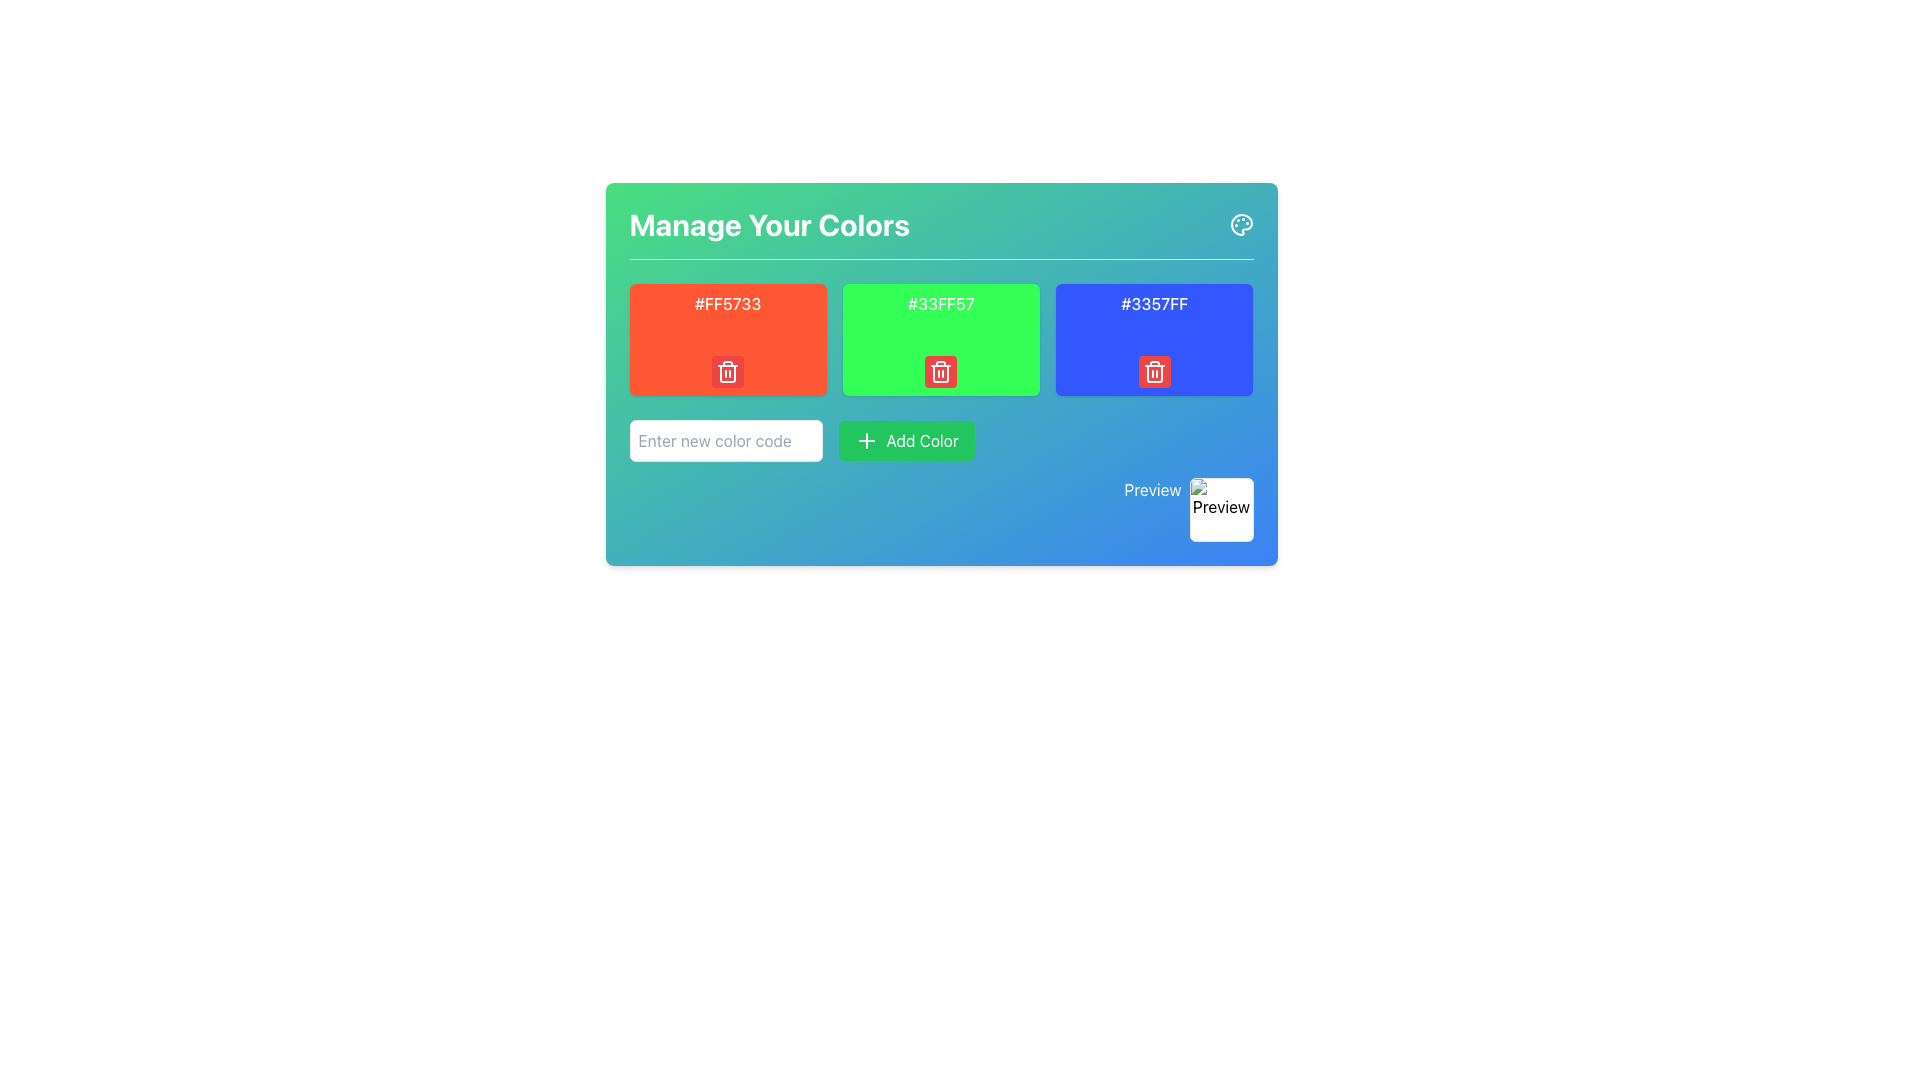  What do you see at coordinates (768, 224) in the screenshot?
I see `the bold white text header reading 'Manage Your Colors' styled with a large font on a greenish-blue gradient background, which is positioned at the top-left corner of the interface` at bounding box center [768, 224].